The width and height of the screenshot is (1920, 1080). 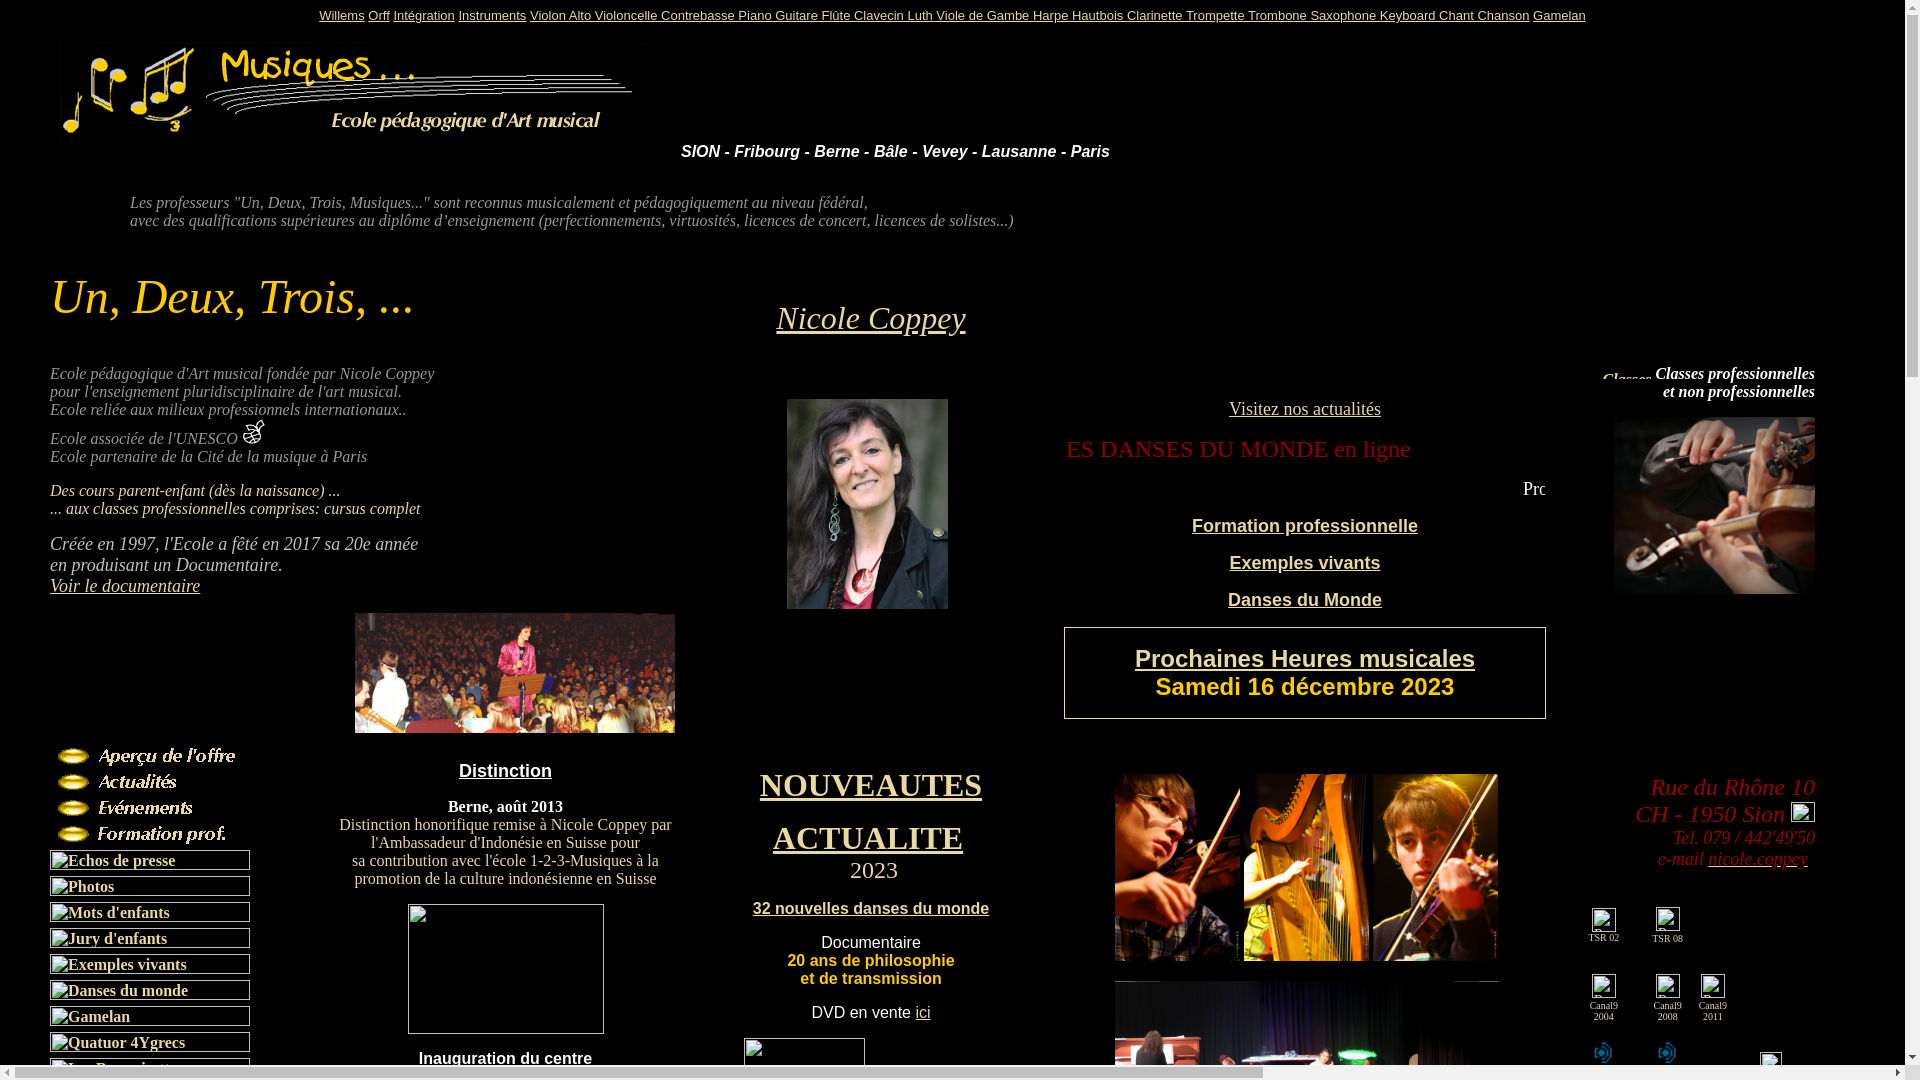 I want to click on 'Instruments', so click(x=492, y=15).